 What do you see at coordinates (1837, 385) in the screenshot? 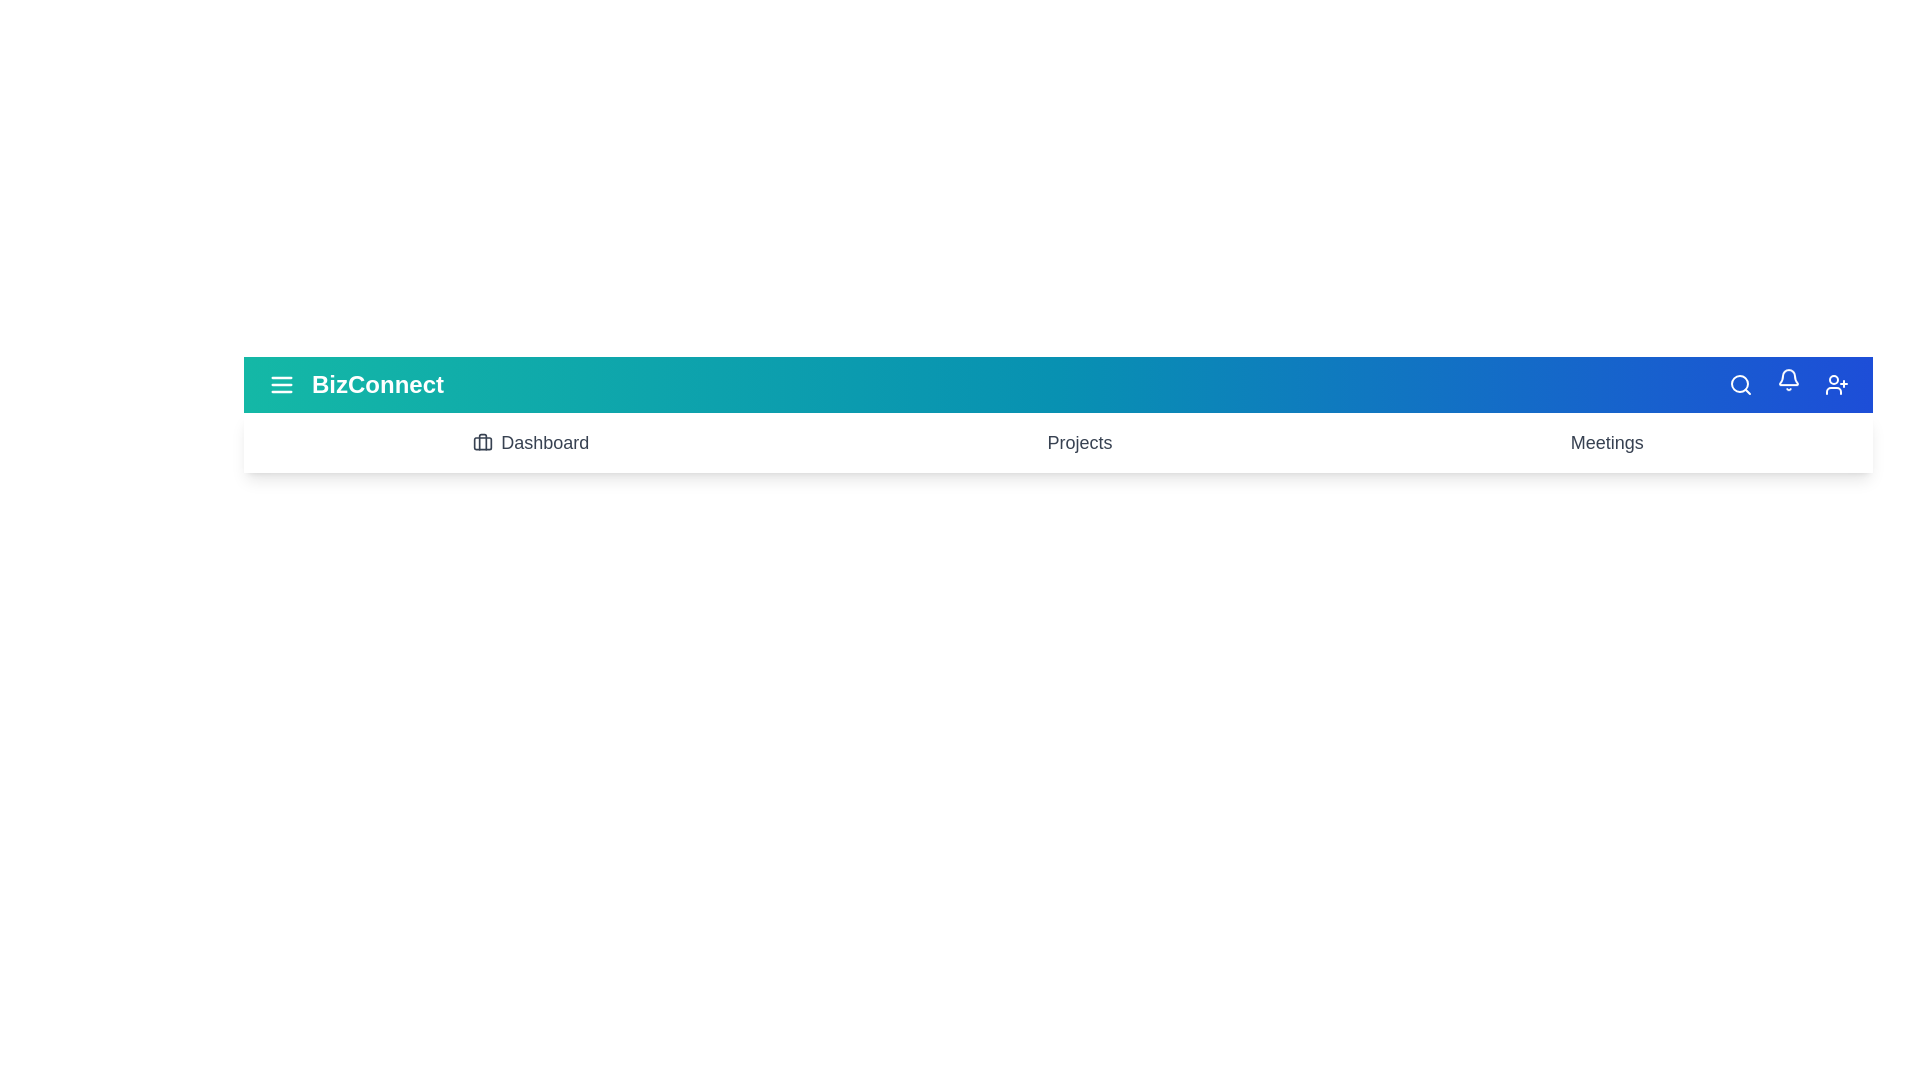
I see `'UserPlus' icon to add a new user` at bounding box center [1837, 385].